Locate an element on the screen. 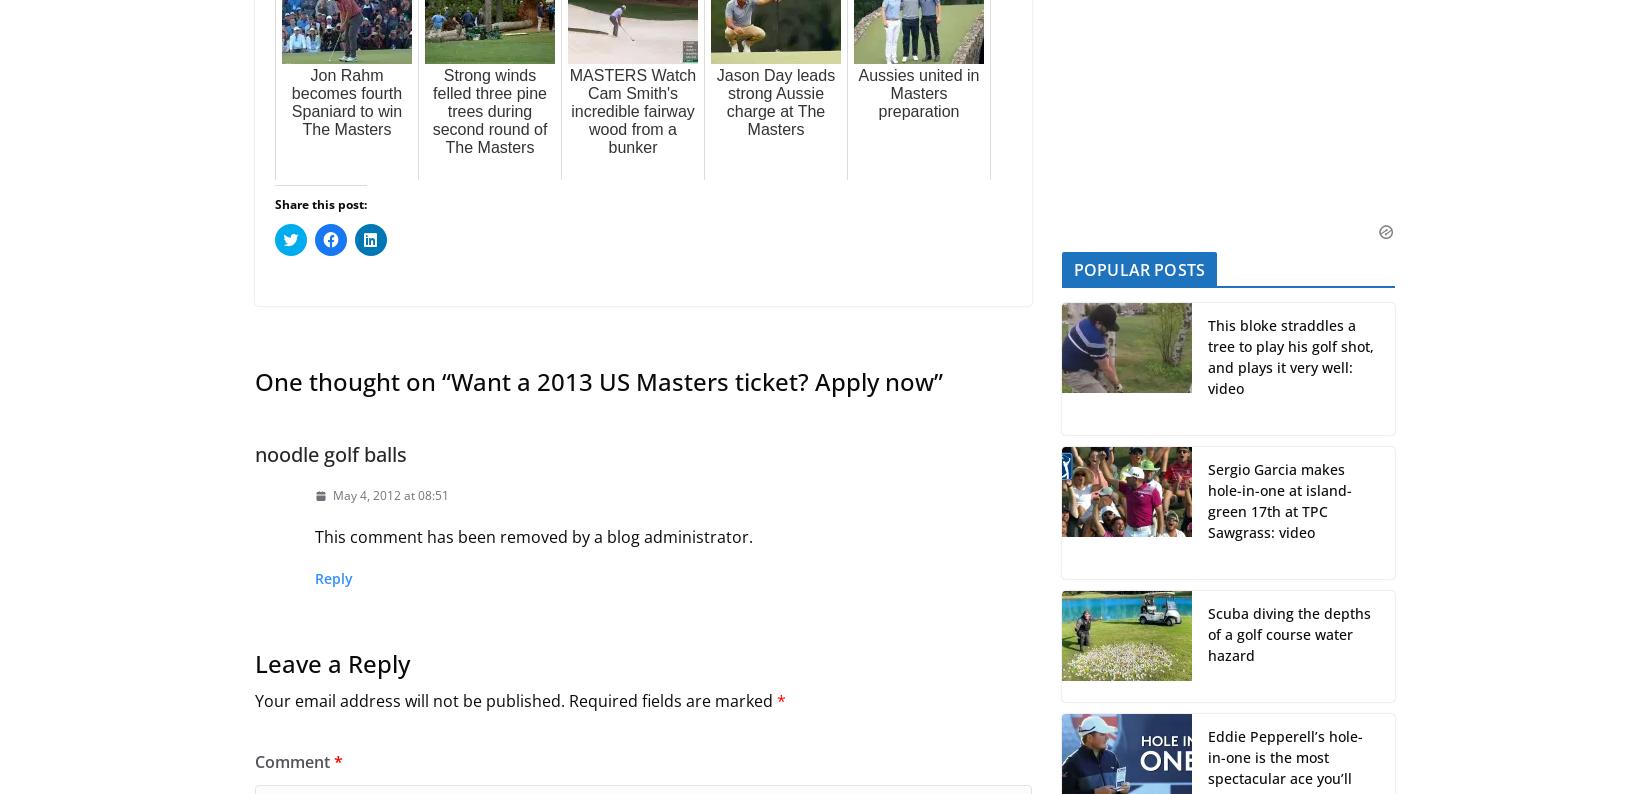 The image size is (1650, 794). 'Comment' is located at coordinates (294, 762).